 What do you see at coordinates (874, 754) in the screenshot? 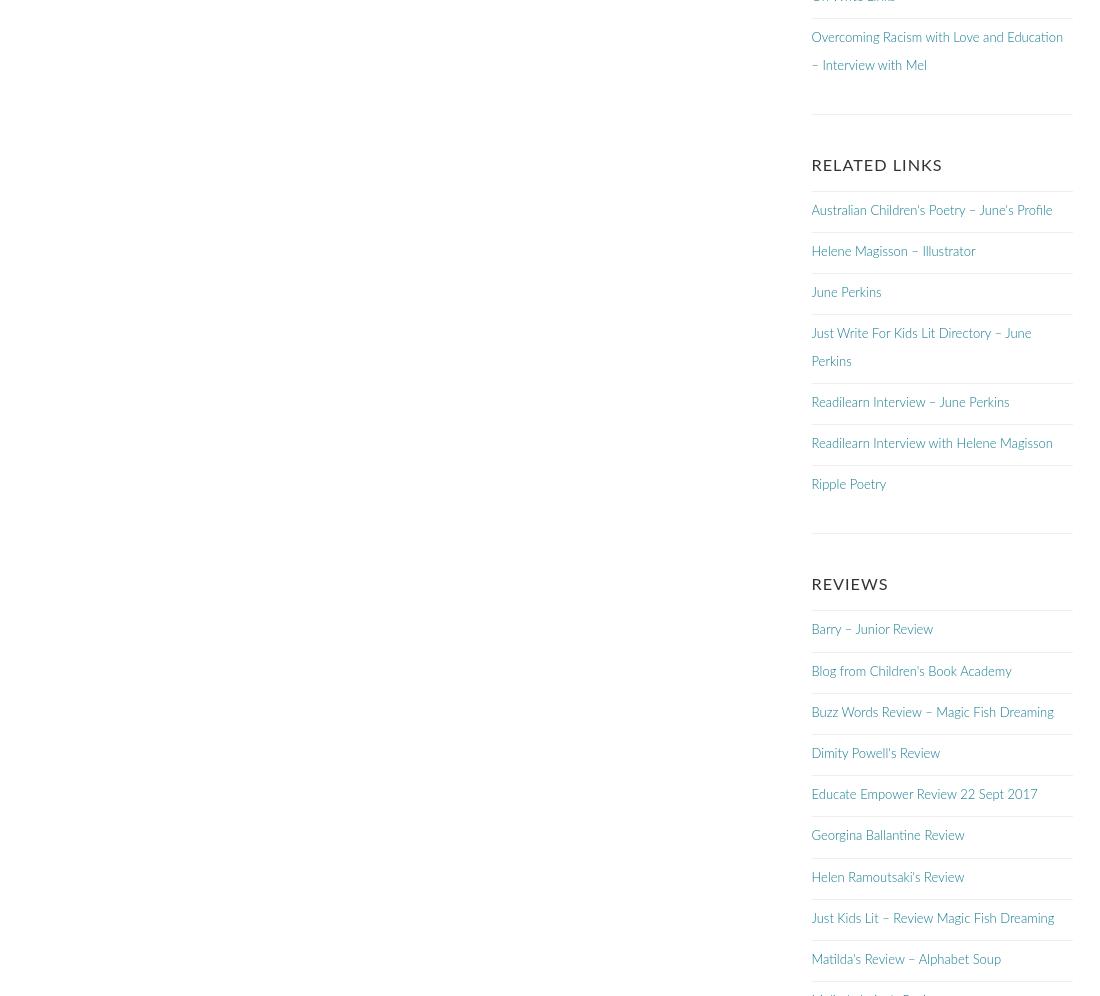
I see `'Dimity Powell's Review'` at bounding box center [874, 754].